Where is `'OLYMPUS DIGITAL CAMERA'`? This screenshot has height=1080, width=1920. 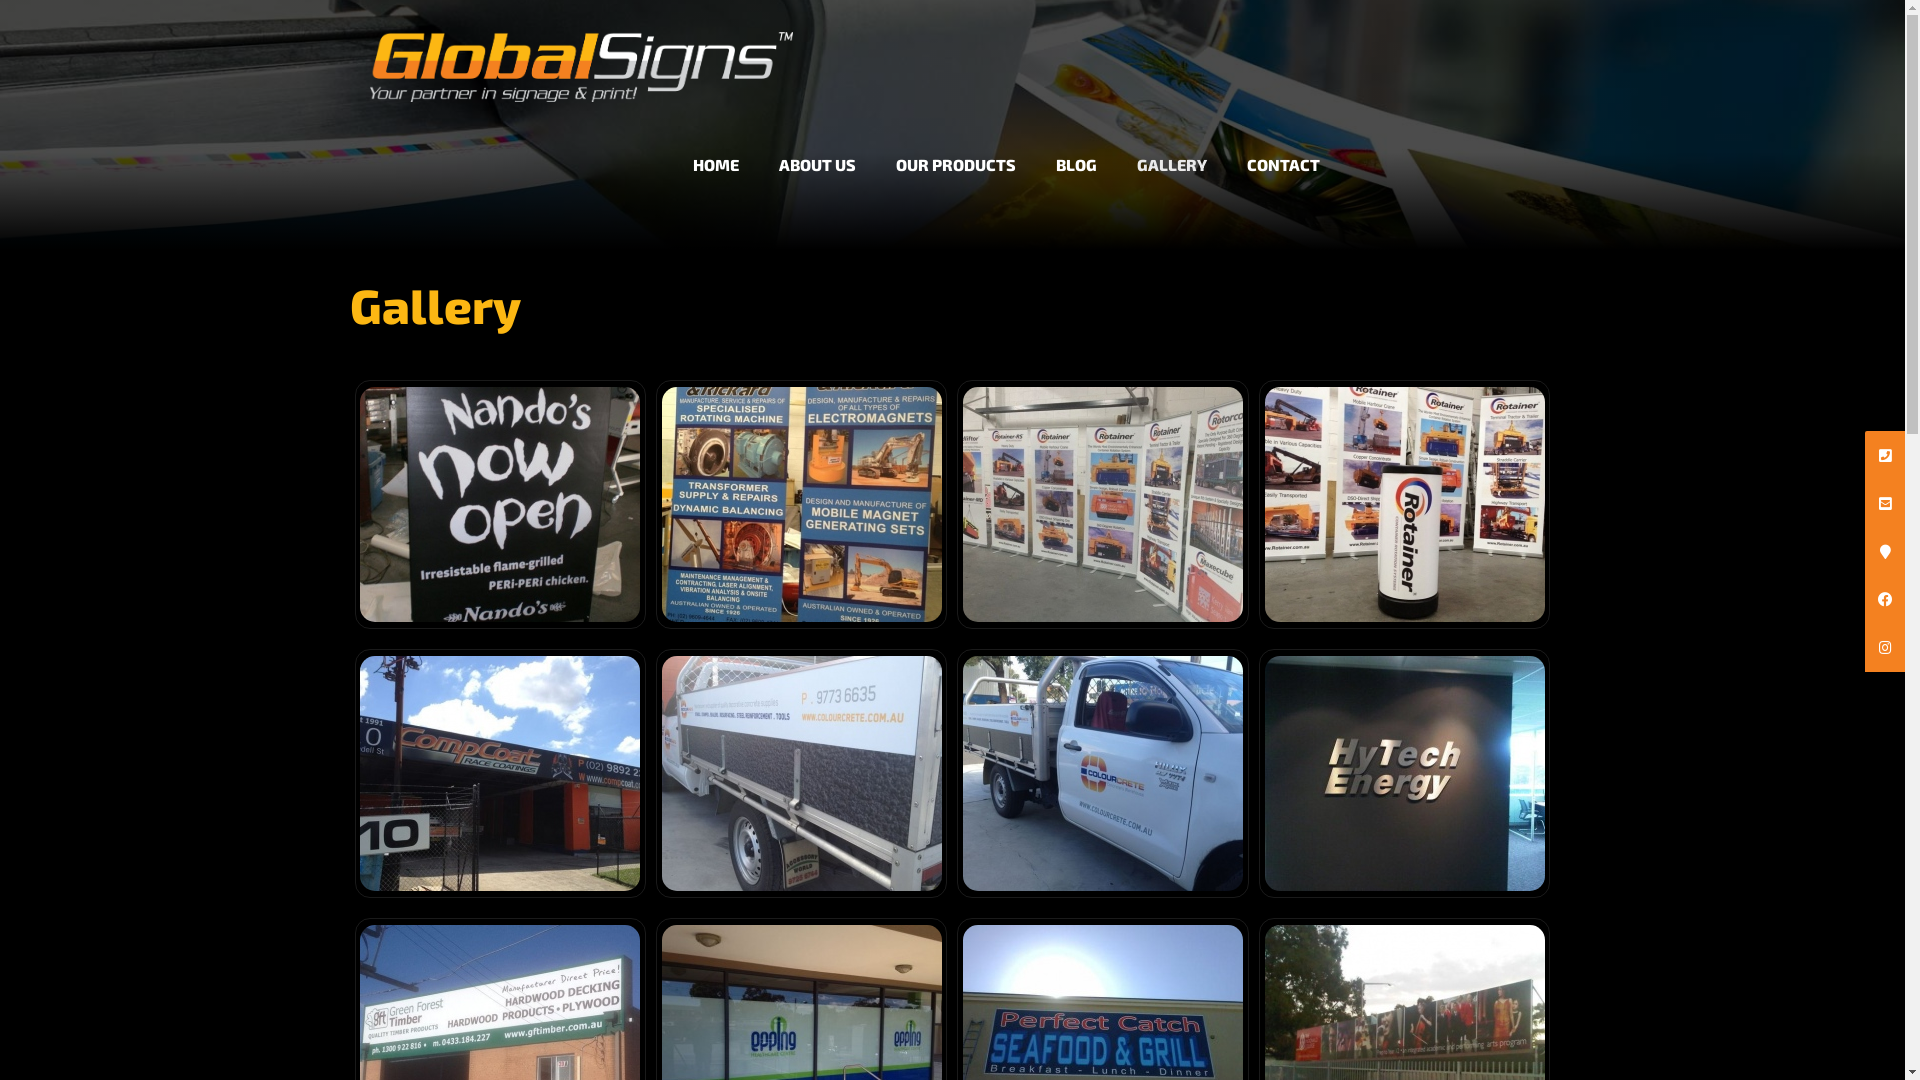 'OLYMPUS DIGITAL CAMERA' is located at coordinates (499, 503).